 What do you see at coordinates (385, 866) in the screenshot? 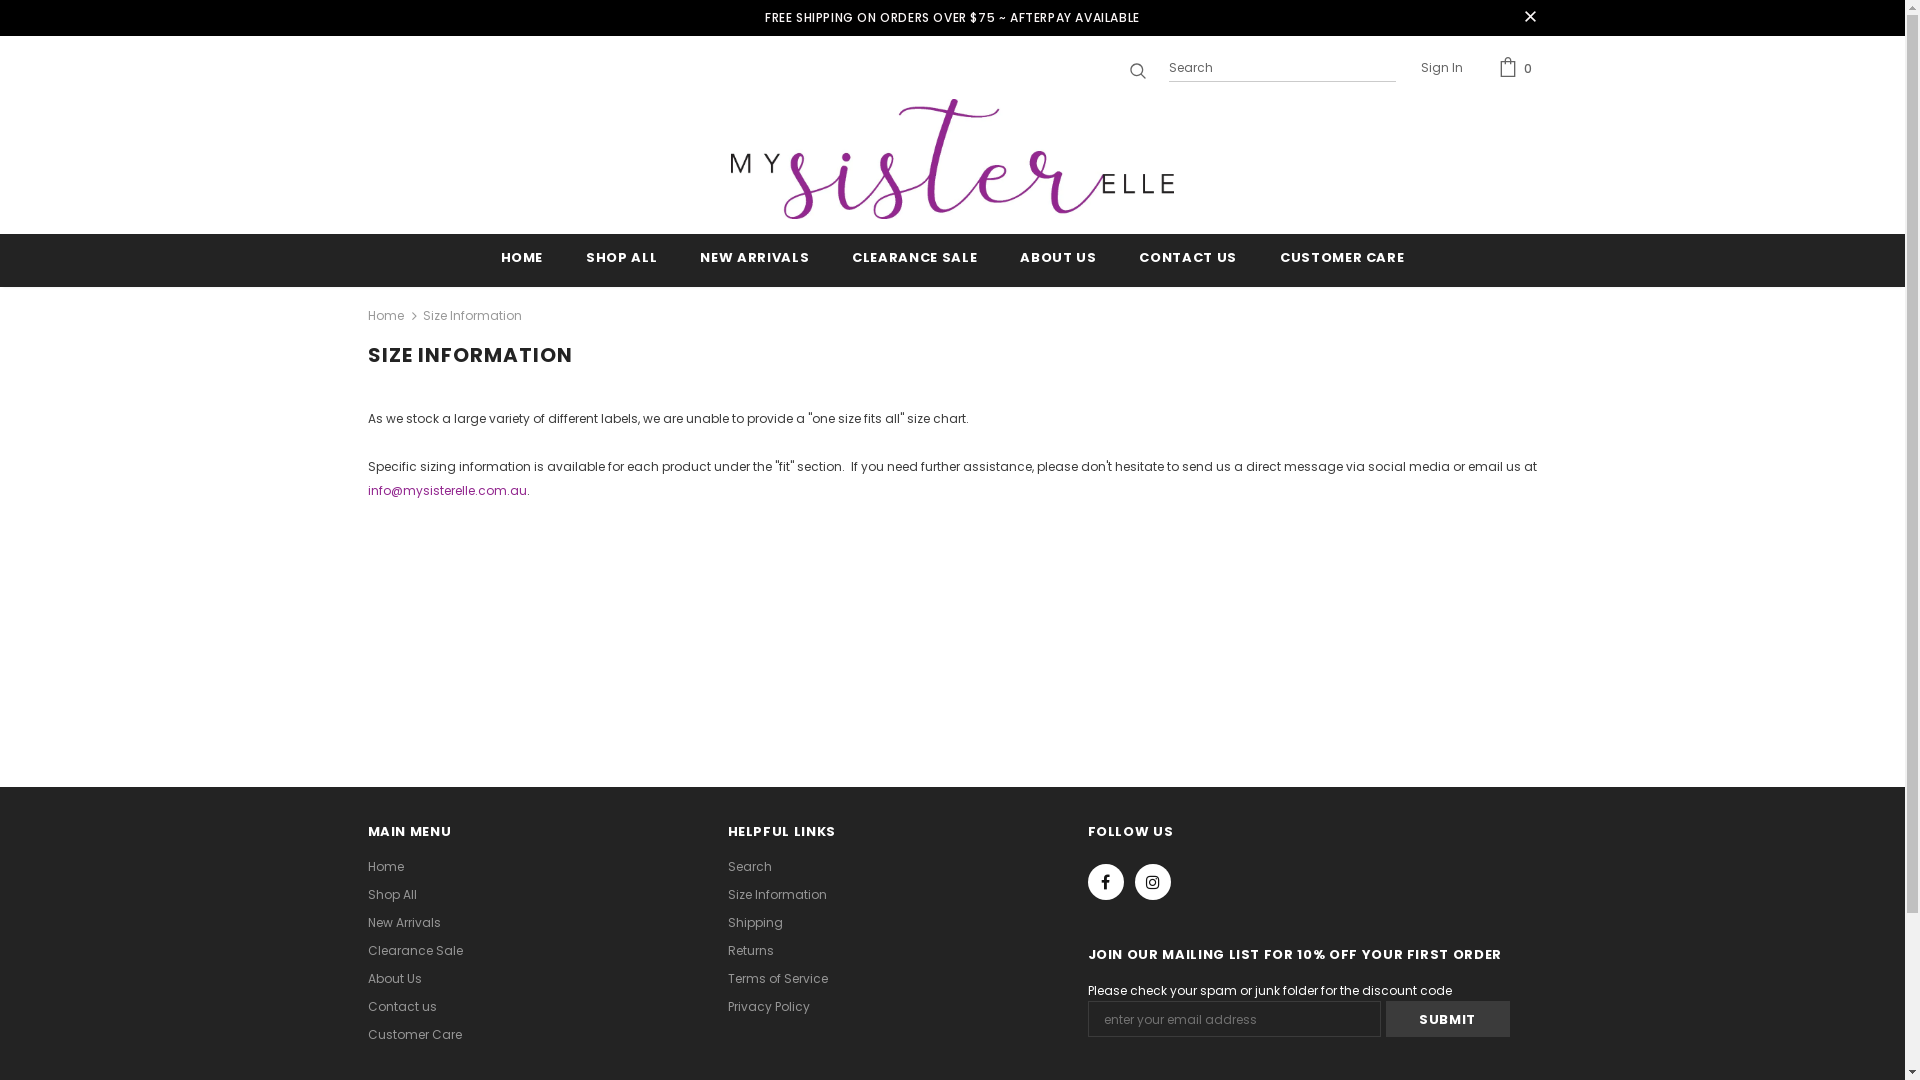
I see `'Home'` at bounding box center [385, 866].